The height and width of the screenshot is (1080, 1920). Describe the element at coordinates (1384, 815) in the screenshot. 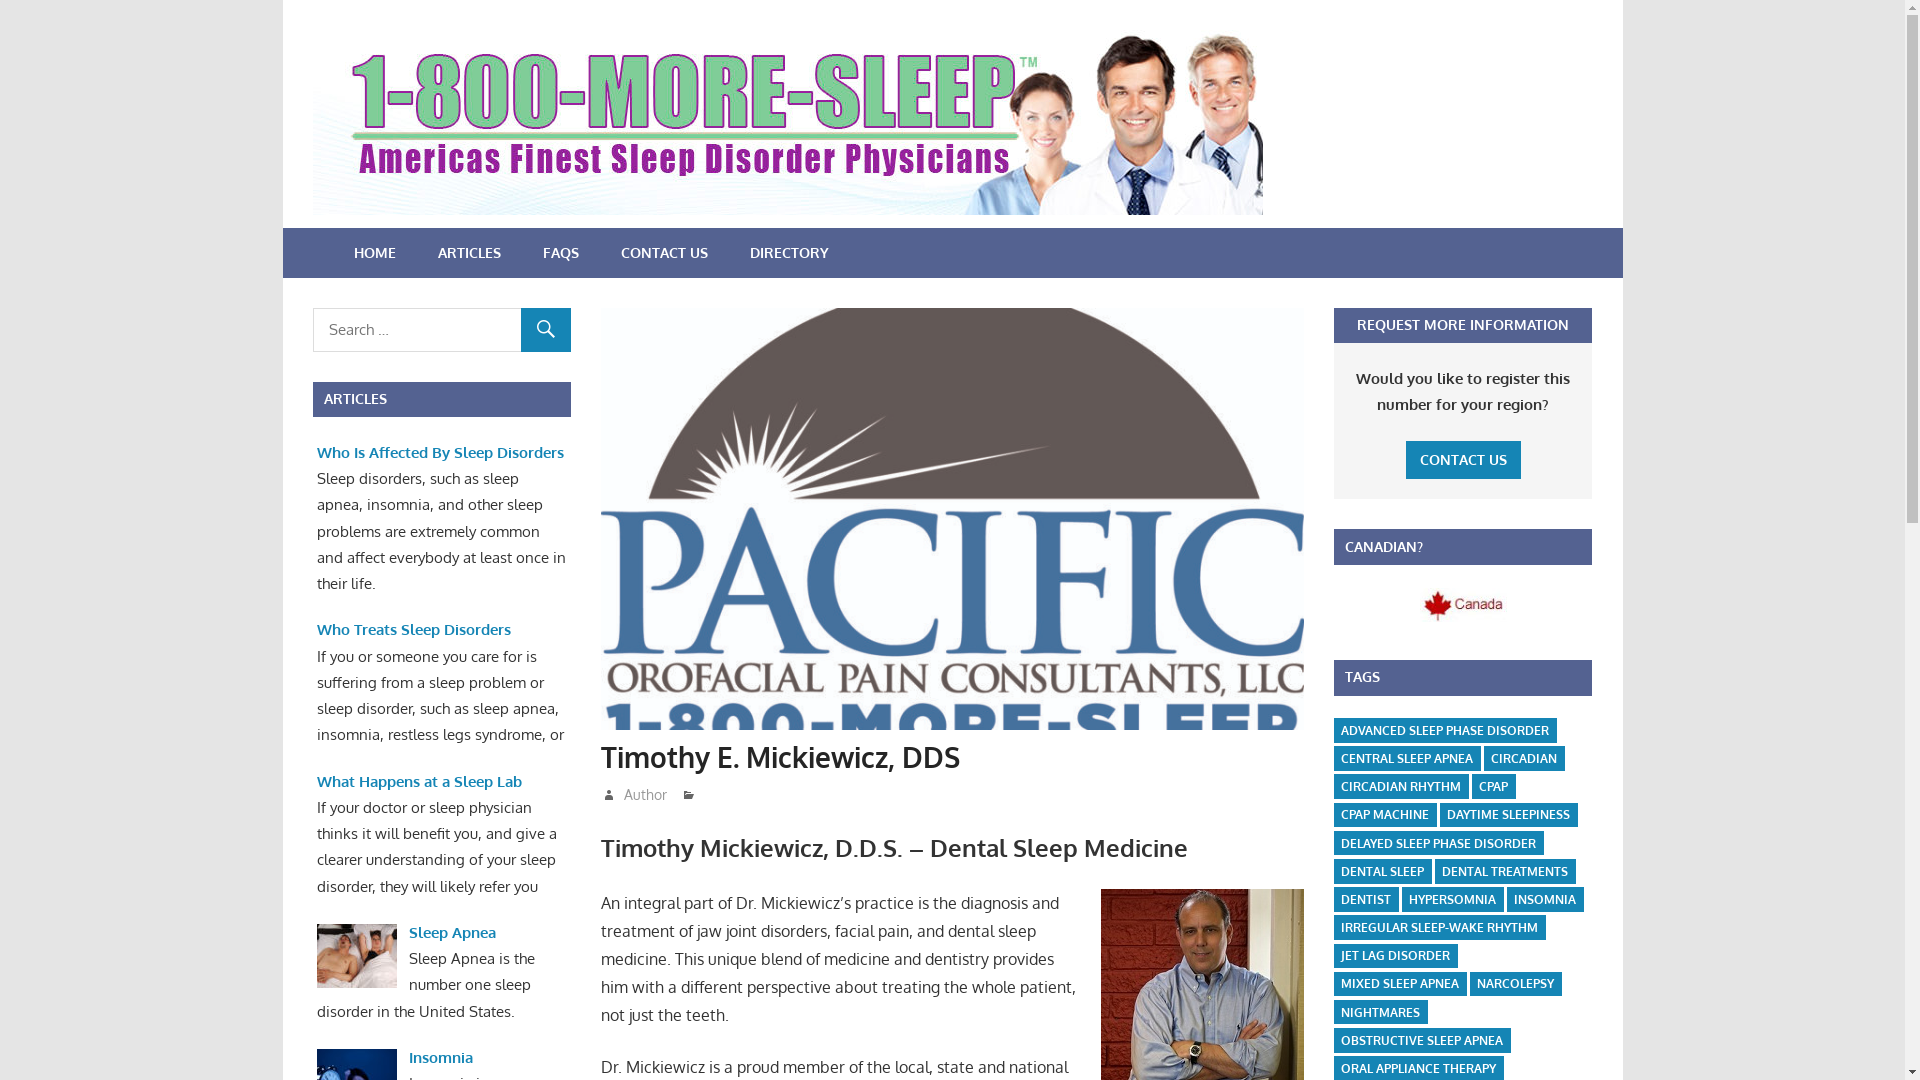

I see `'CPAP MACHINE'` at that location.